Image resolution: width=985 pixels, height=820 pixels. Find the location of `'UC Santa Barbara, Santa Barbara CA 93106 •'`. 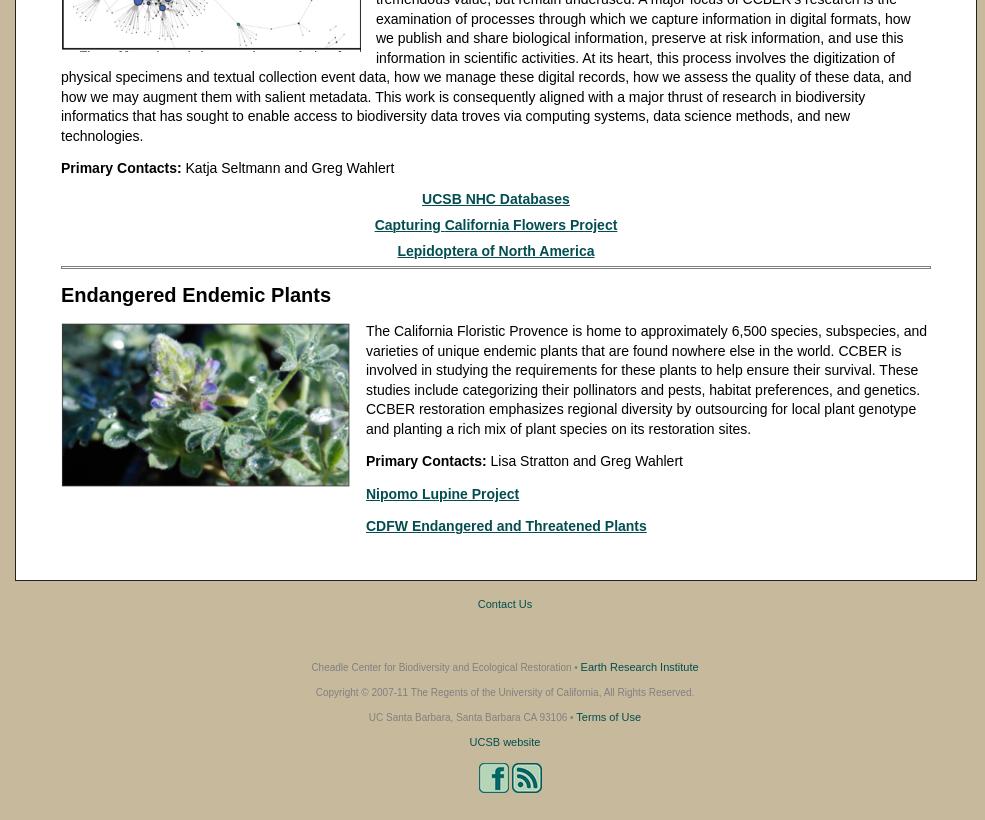

'UC Santa Barbara, Santa Barbara CA 93106 •' is located at coordinates (367, 716).